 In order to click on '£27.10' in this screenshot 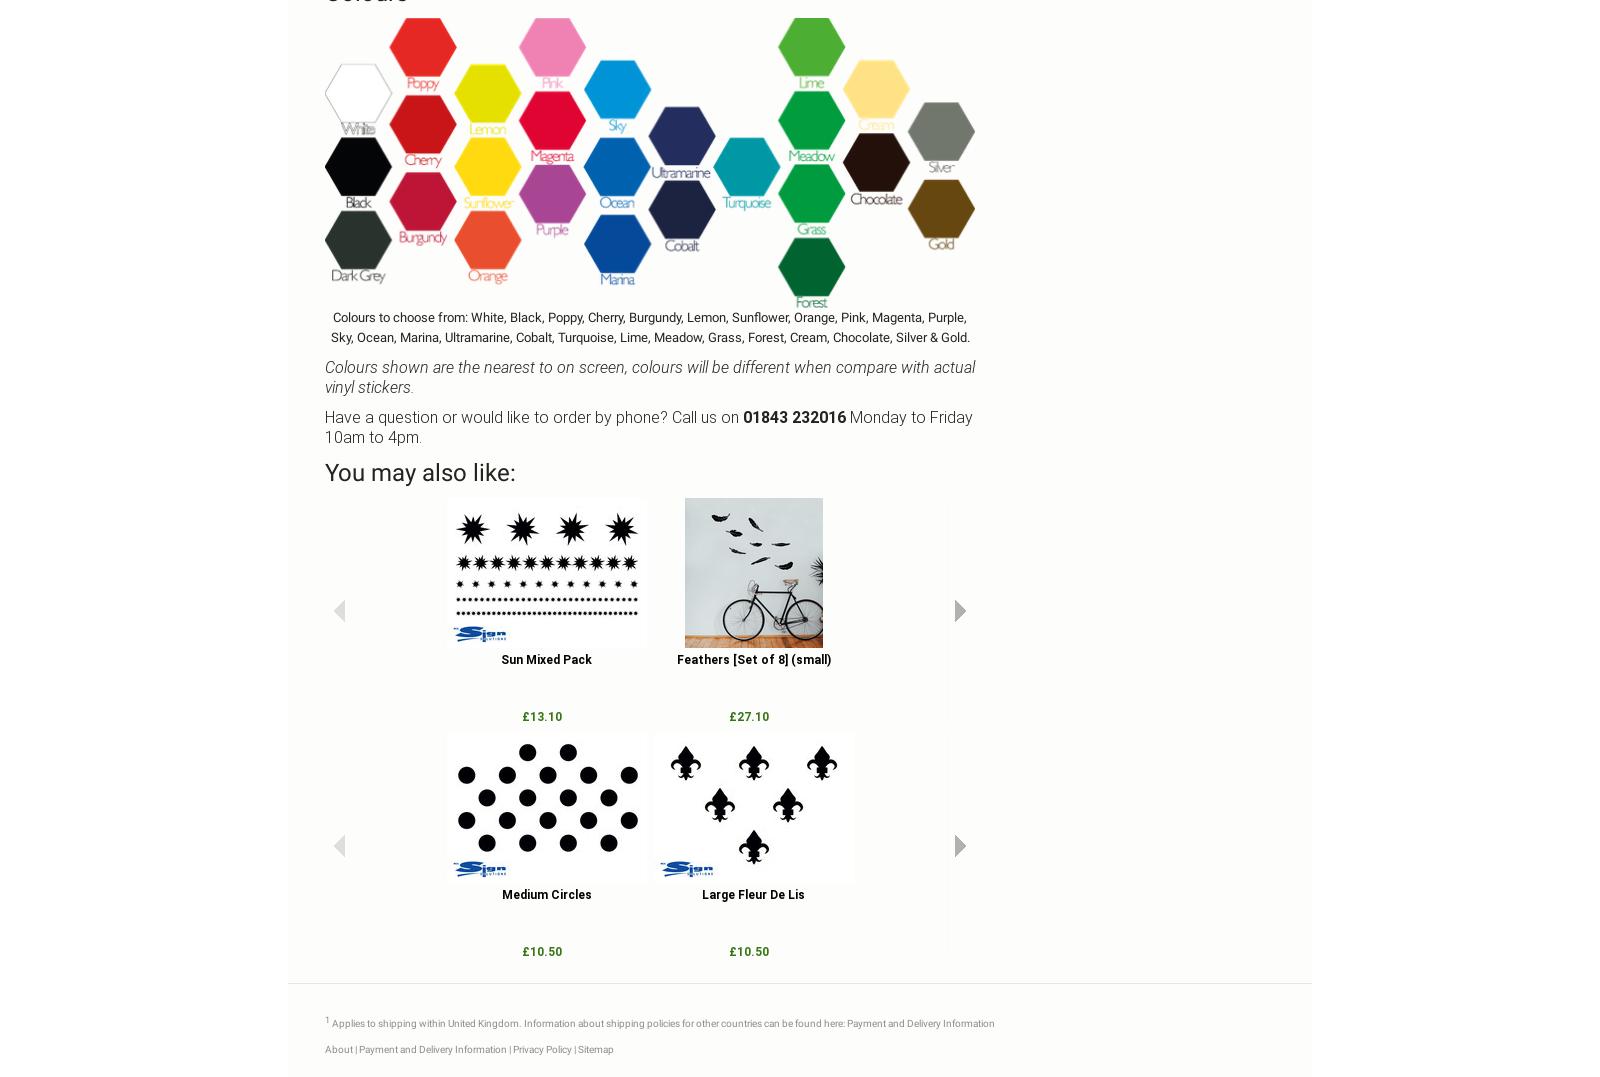, I will do `click(748, 716)`.